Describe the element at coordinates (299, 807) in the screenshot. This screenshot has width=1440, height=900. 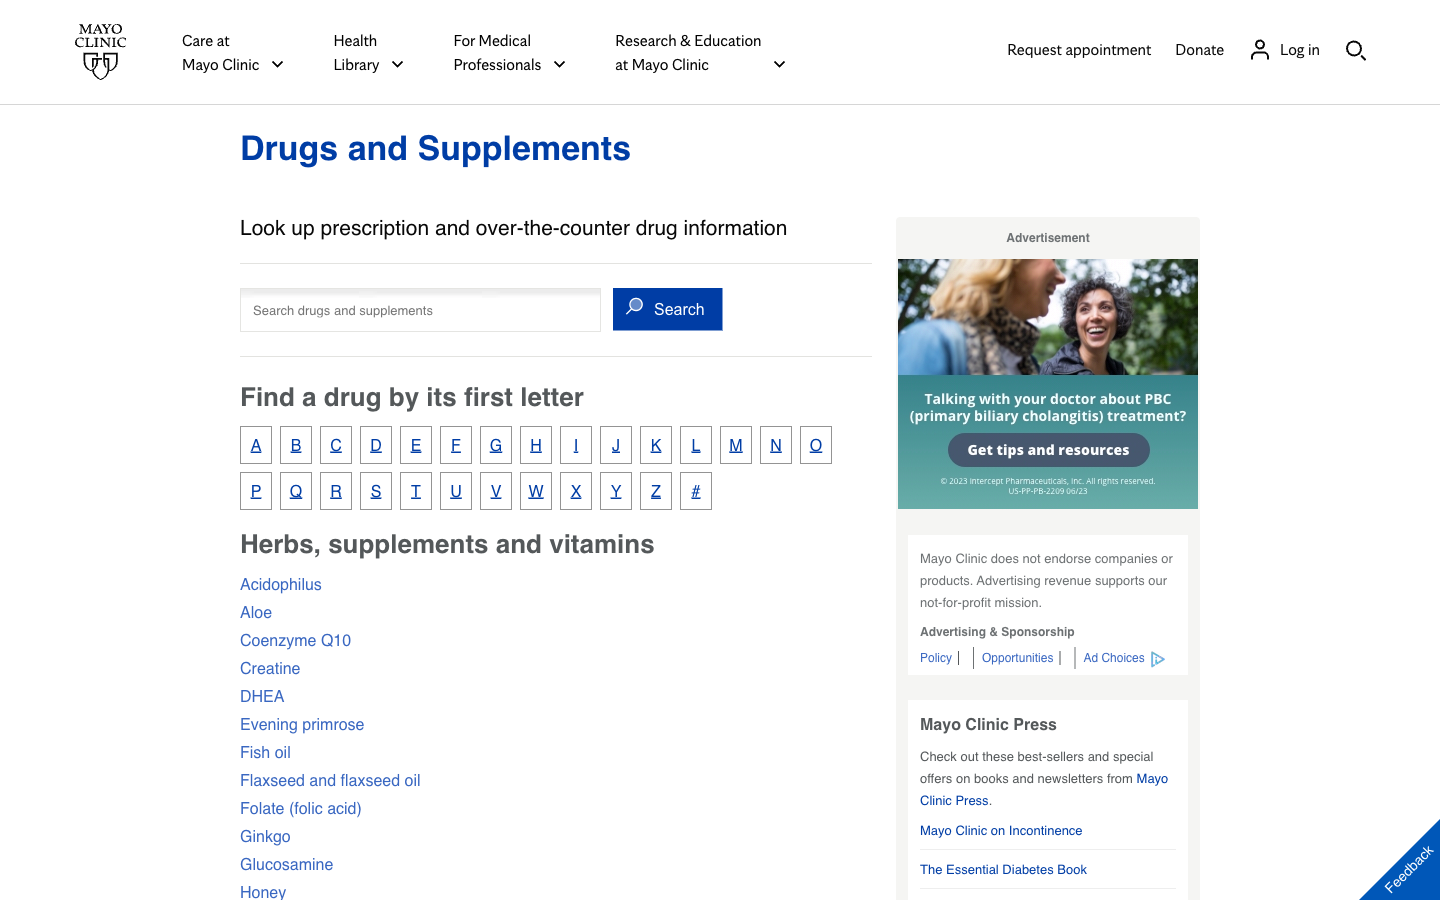
I see `Determine the role of folic acid in the body` at that location.